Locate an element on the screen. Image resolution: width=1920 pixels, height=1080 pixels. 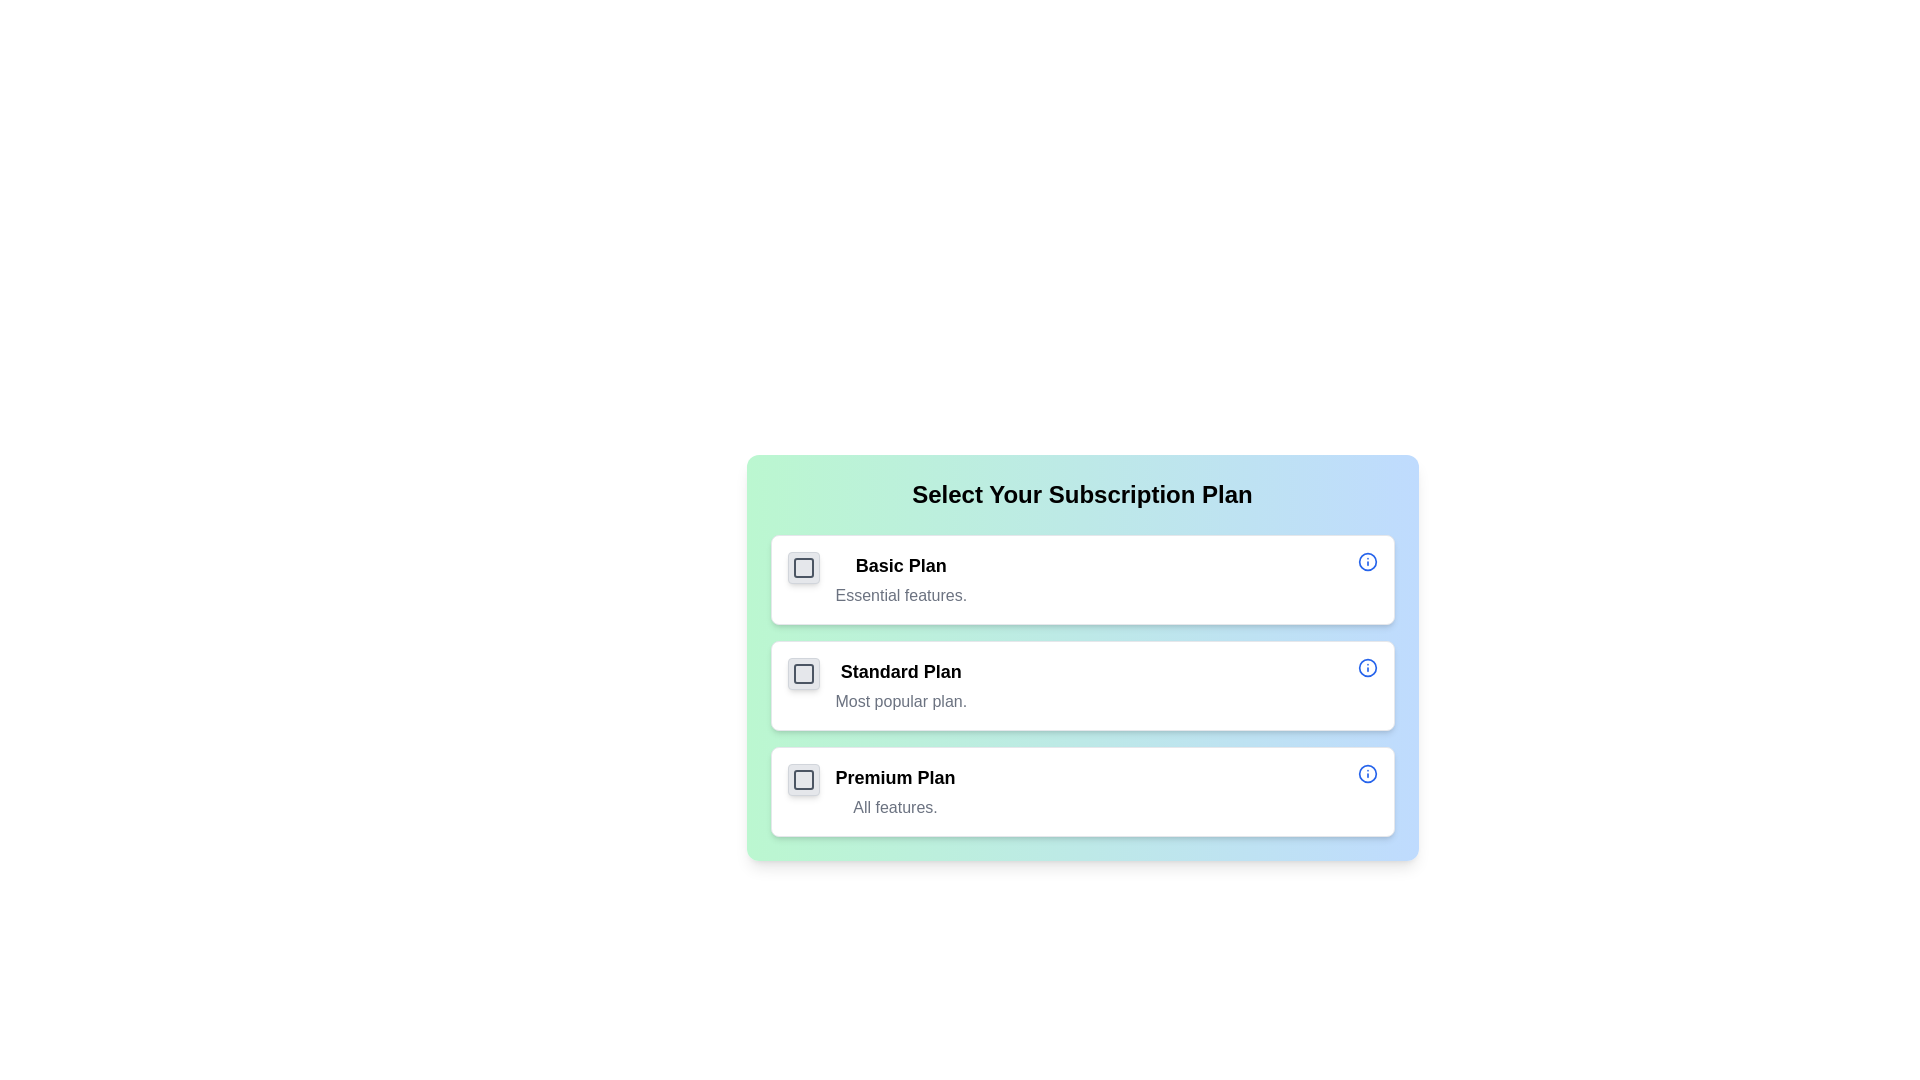
the Informative Text Label that provides additional descriptive information about the 'Standard Plan', emphasizing its popularity, located below the heading 'Standard Plan' is located at coordinates (900, 701).